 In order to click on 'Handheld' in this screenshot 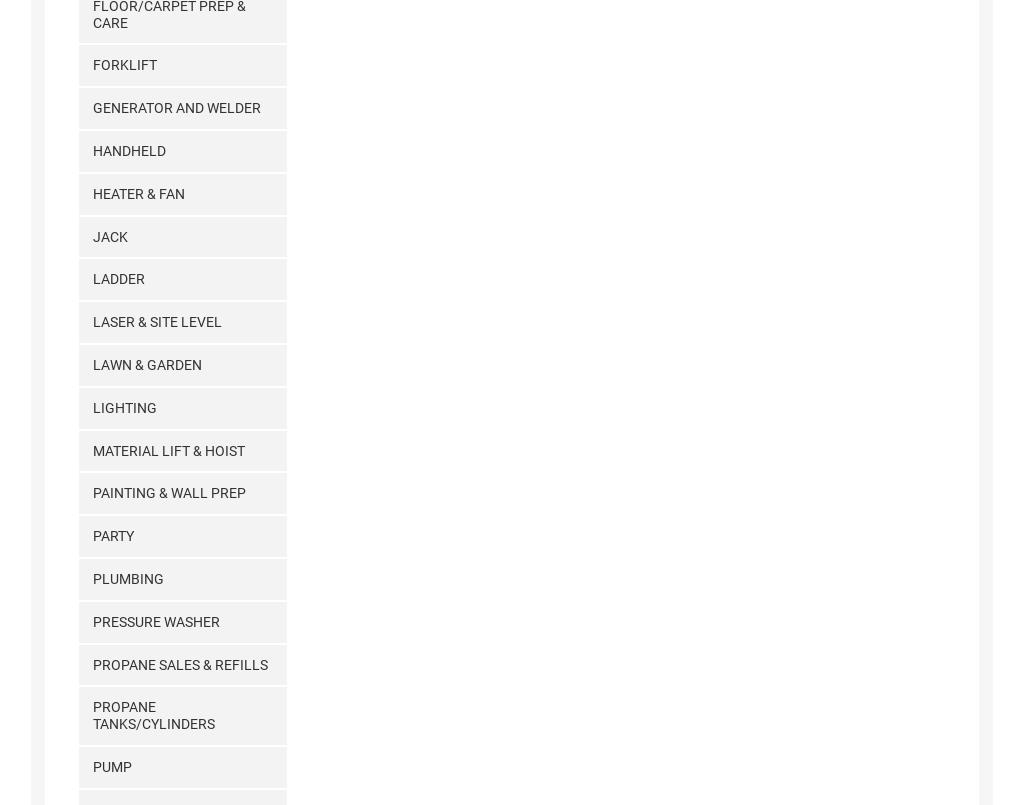, I will do `click(128, 149)`.